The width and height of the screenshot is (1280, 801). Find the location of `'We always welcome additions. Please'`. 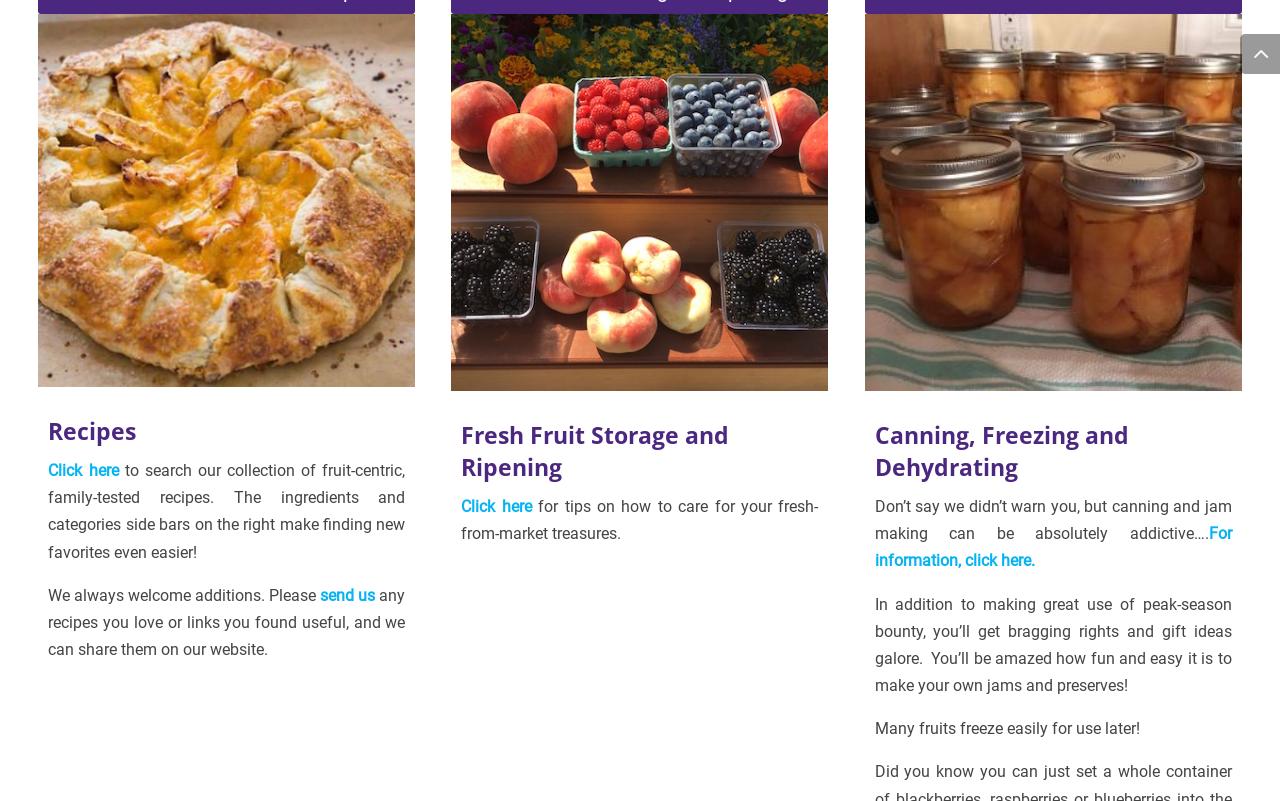

'We always welcome additions. Please' is located at coordinates (48, 594).